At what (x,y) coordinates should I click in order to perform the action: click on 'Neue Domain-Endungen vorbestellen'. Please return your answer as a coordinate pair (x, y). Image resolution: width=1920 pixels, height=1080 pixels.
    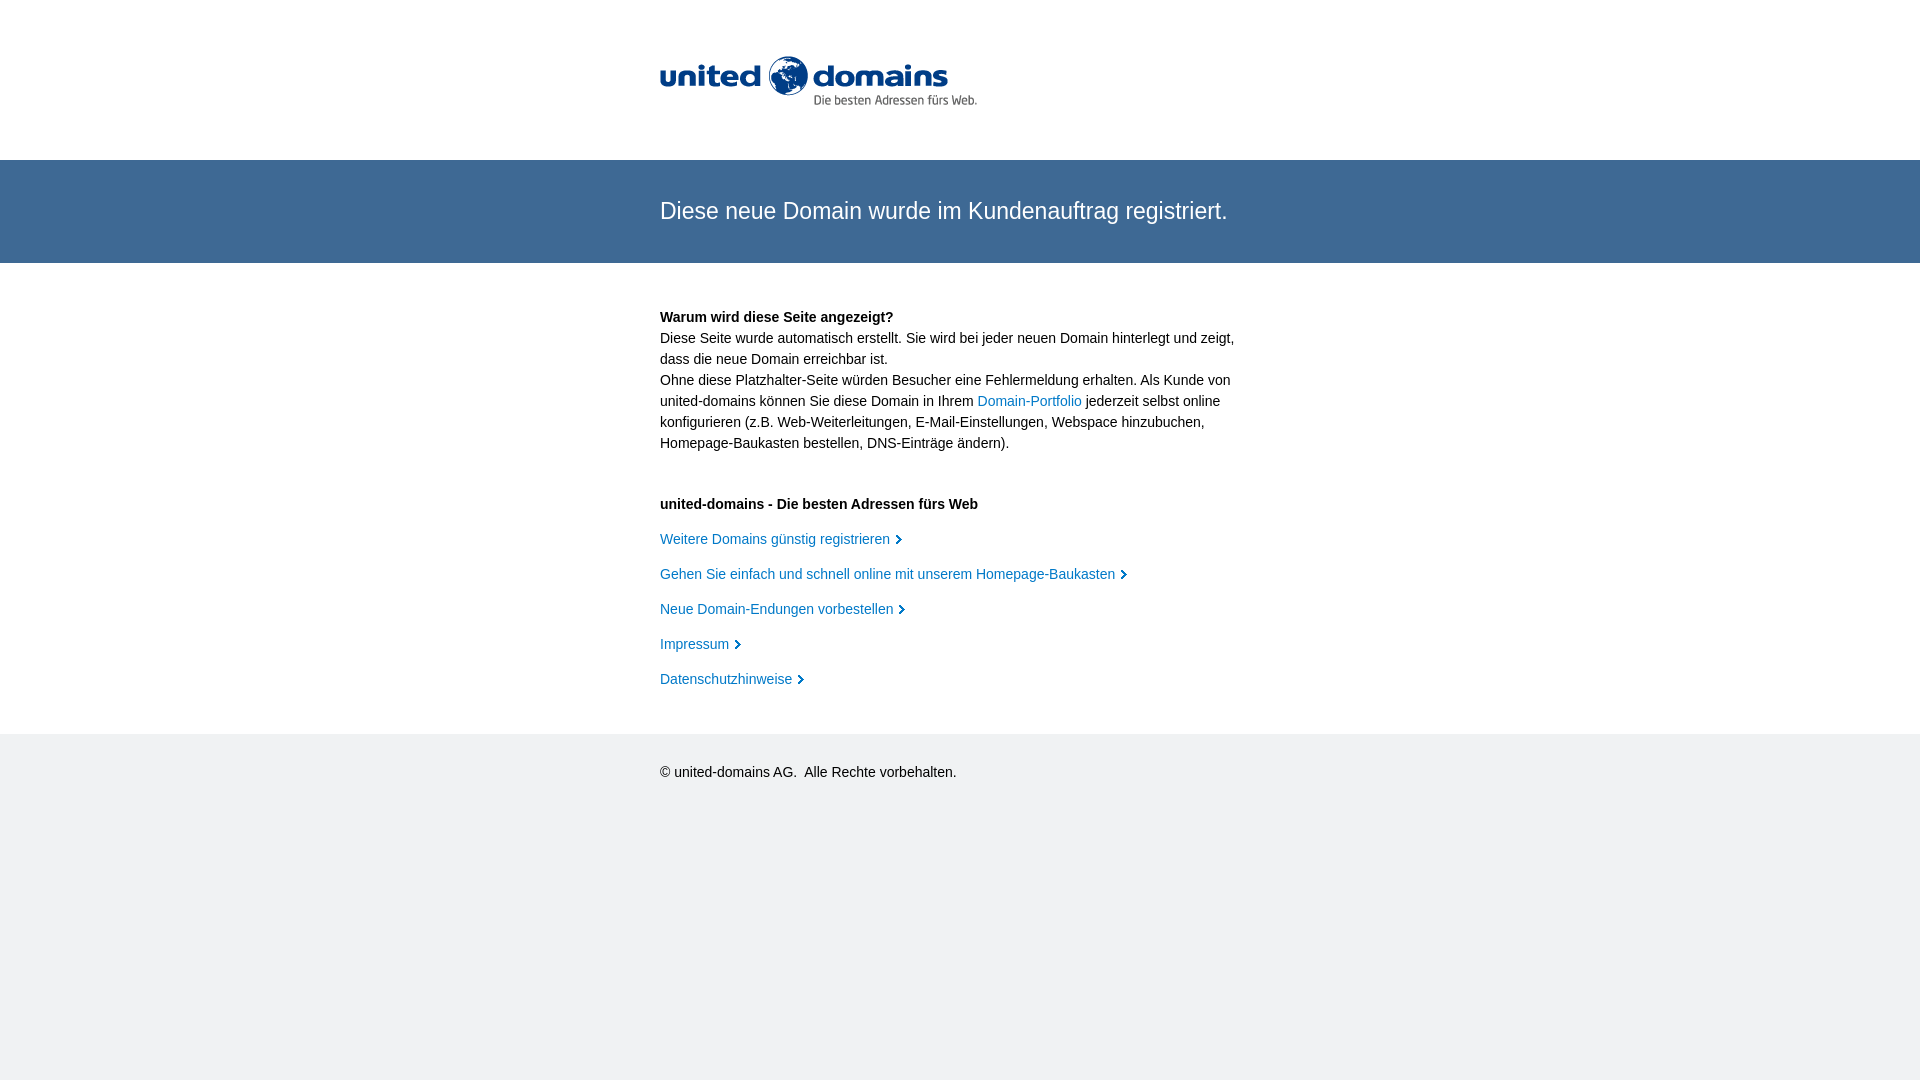
    Looking at the image, I should click on (660, 608).